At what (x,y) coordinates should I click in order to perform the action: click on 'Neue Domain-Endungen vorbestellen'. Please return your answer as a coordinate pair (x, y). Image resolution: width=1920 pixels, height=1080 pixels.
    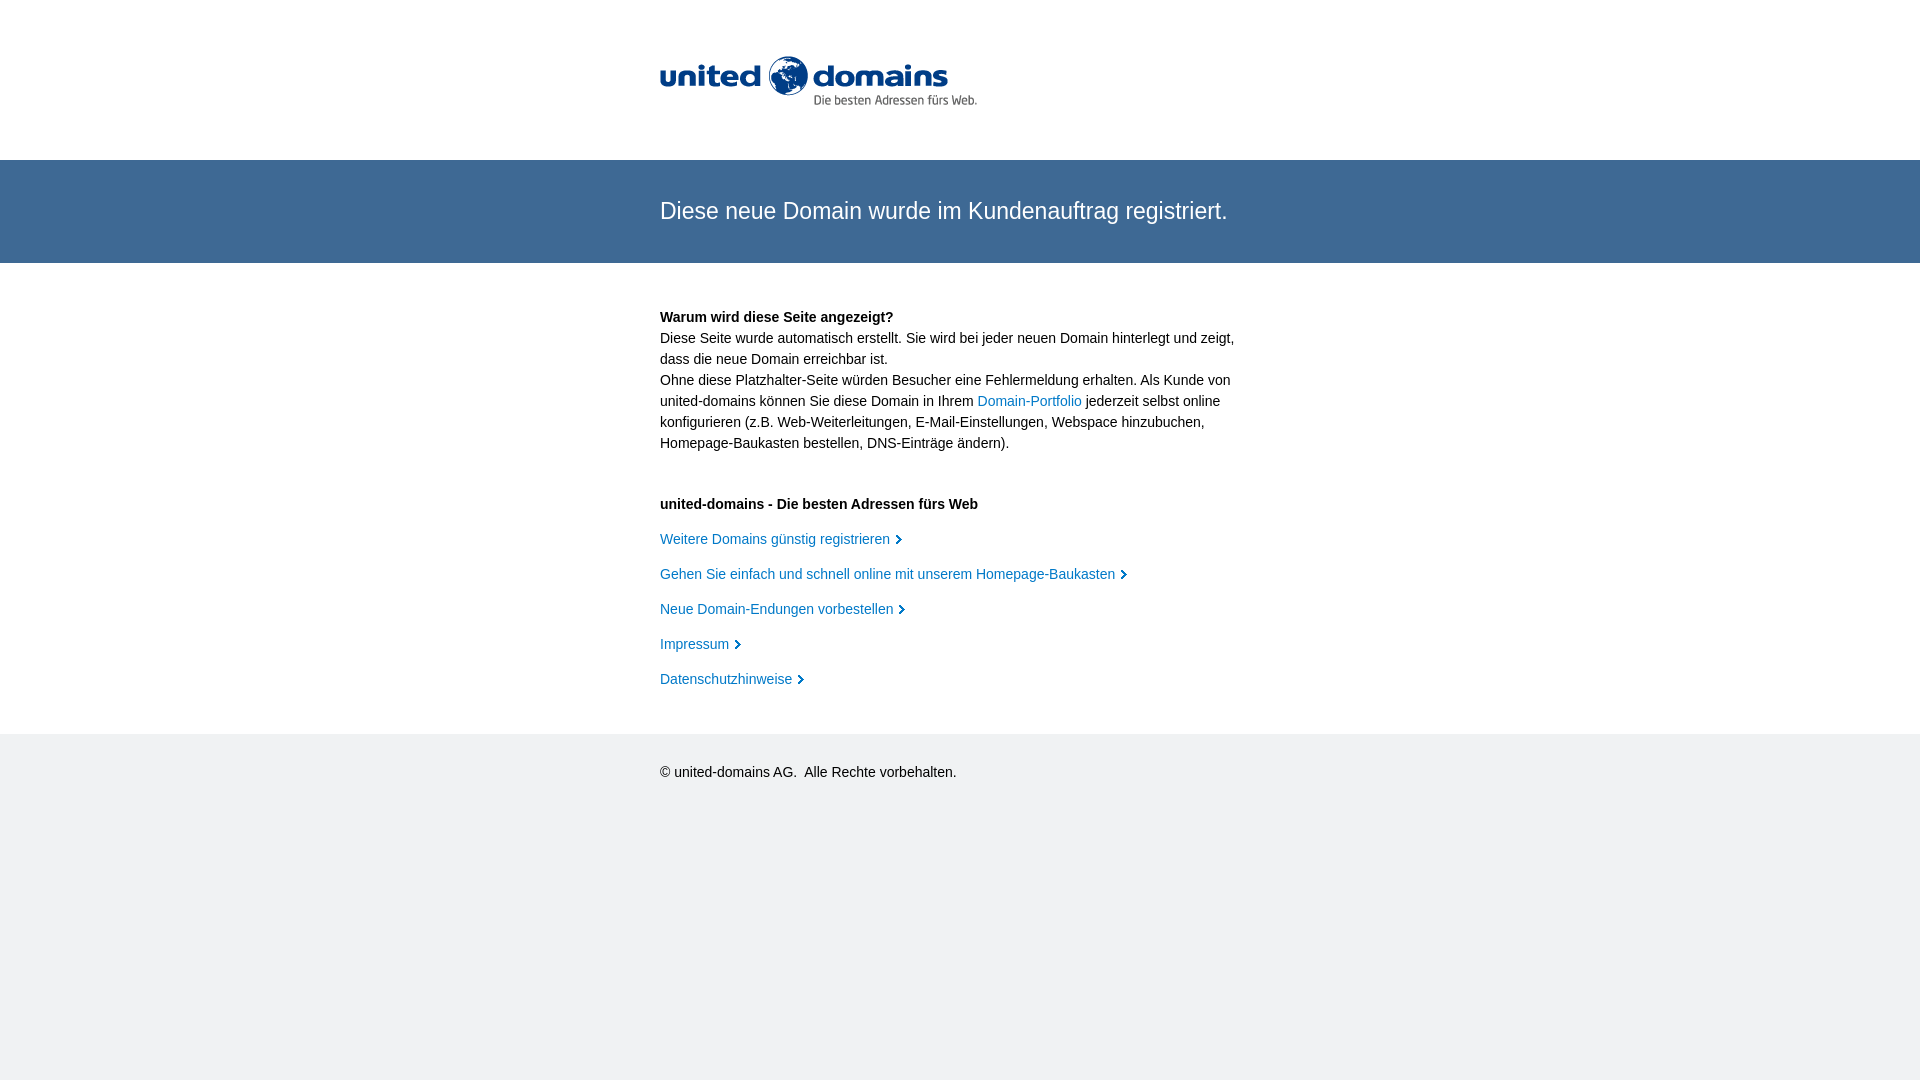
    Looking at the image, I should click on (660, 608).